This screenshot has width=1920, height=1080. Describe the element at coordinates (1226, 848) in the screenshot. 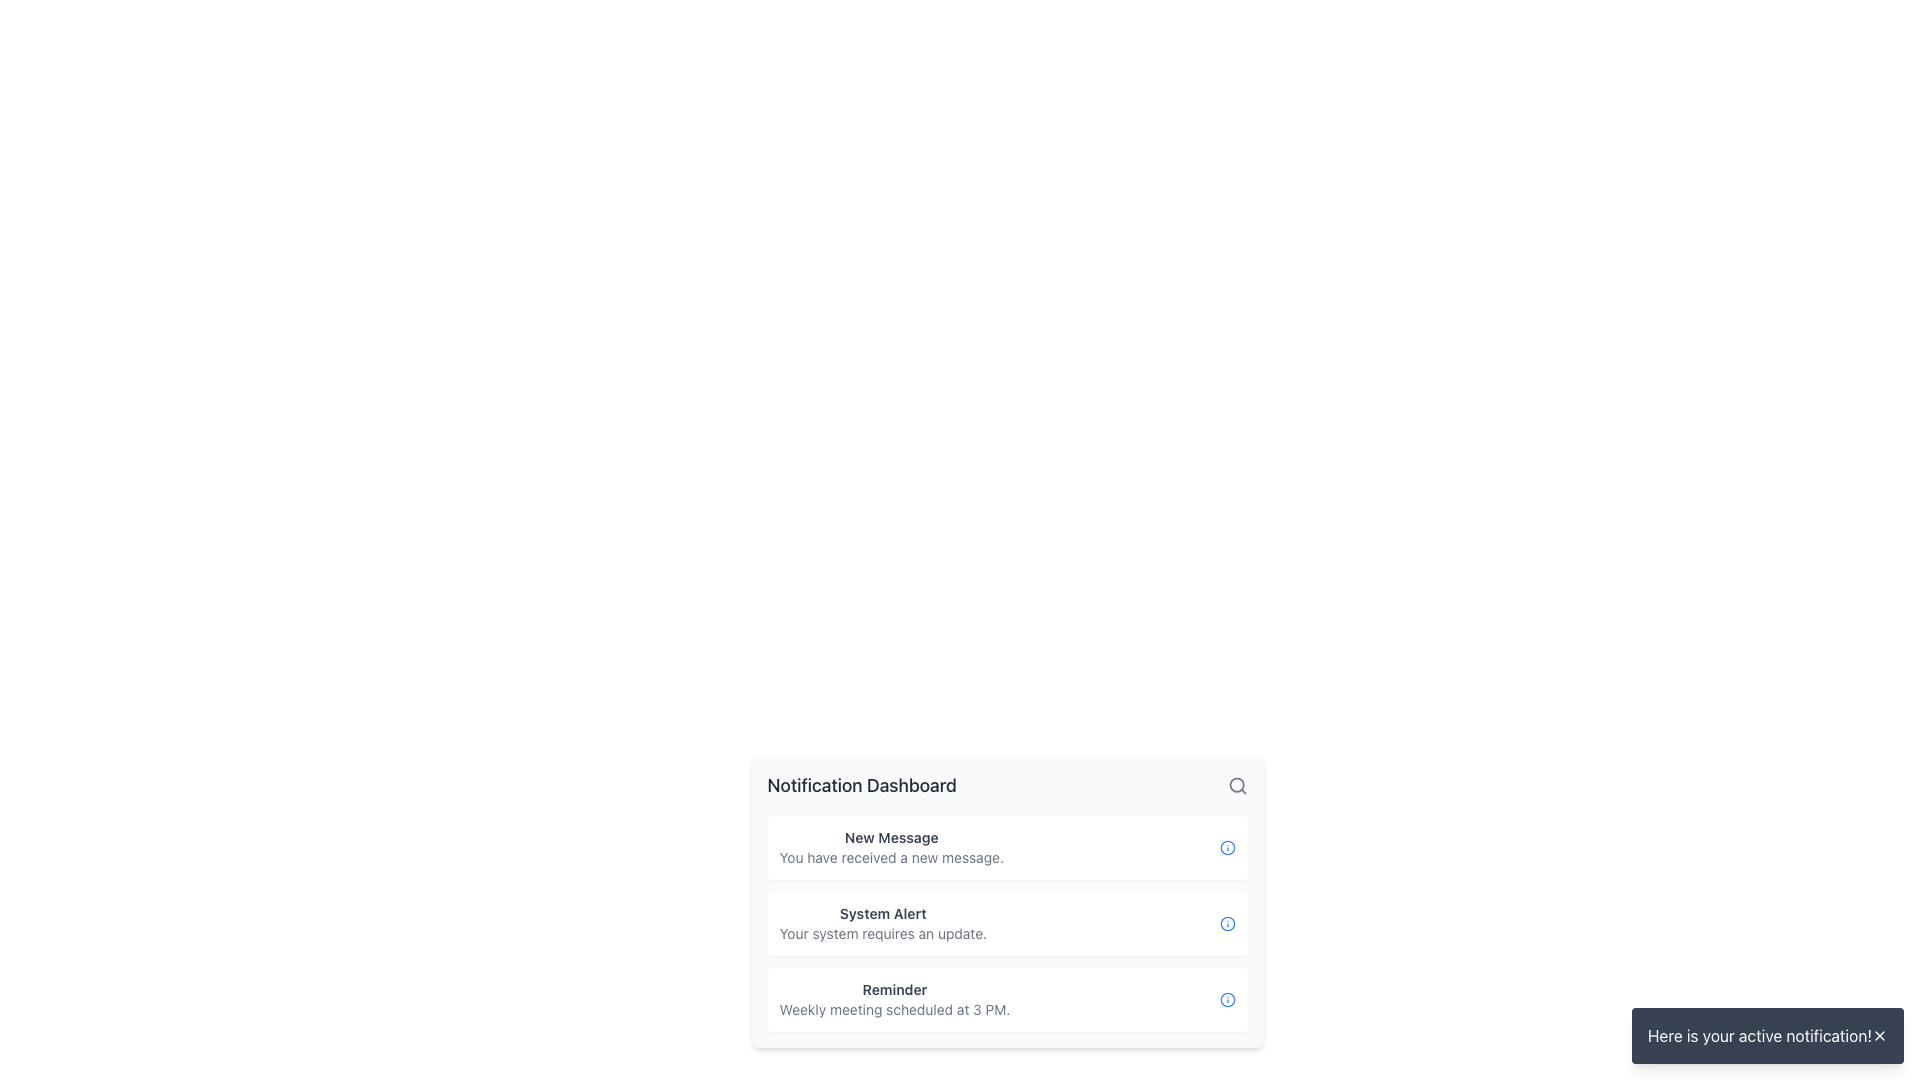

I see `the blue info icon represented by a circle with a radius of 10 units, which is part of the SVG element for the 'New Message' notification entry` at that location.